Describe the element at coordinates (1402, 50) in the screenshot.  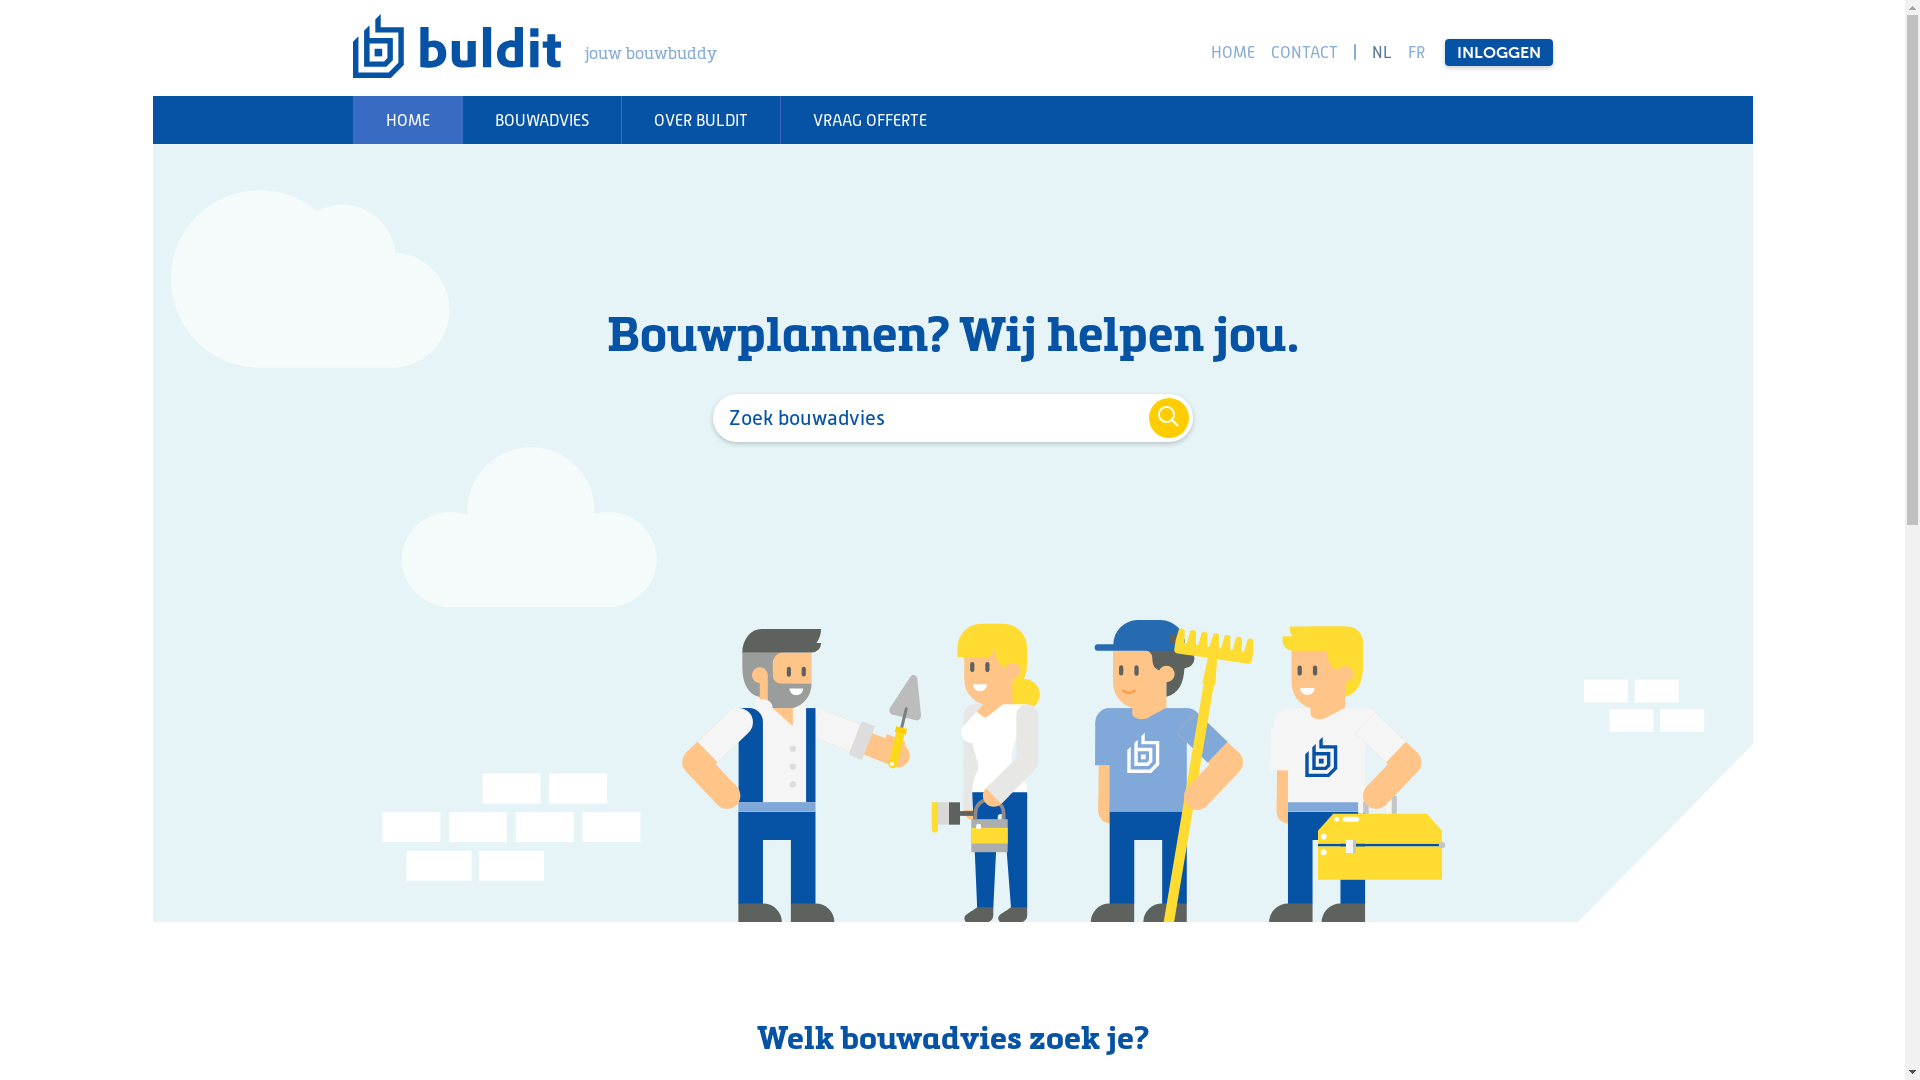
I see `'FR'` at that location.